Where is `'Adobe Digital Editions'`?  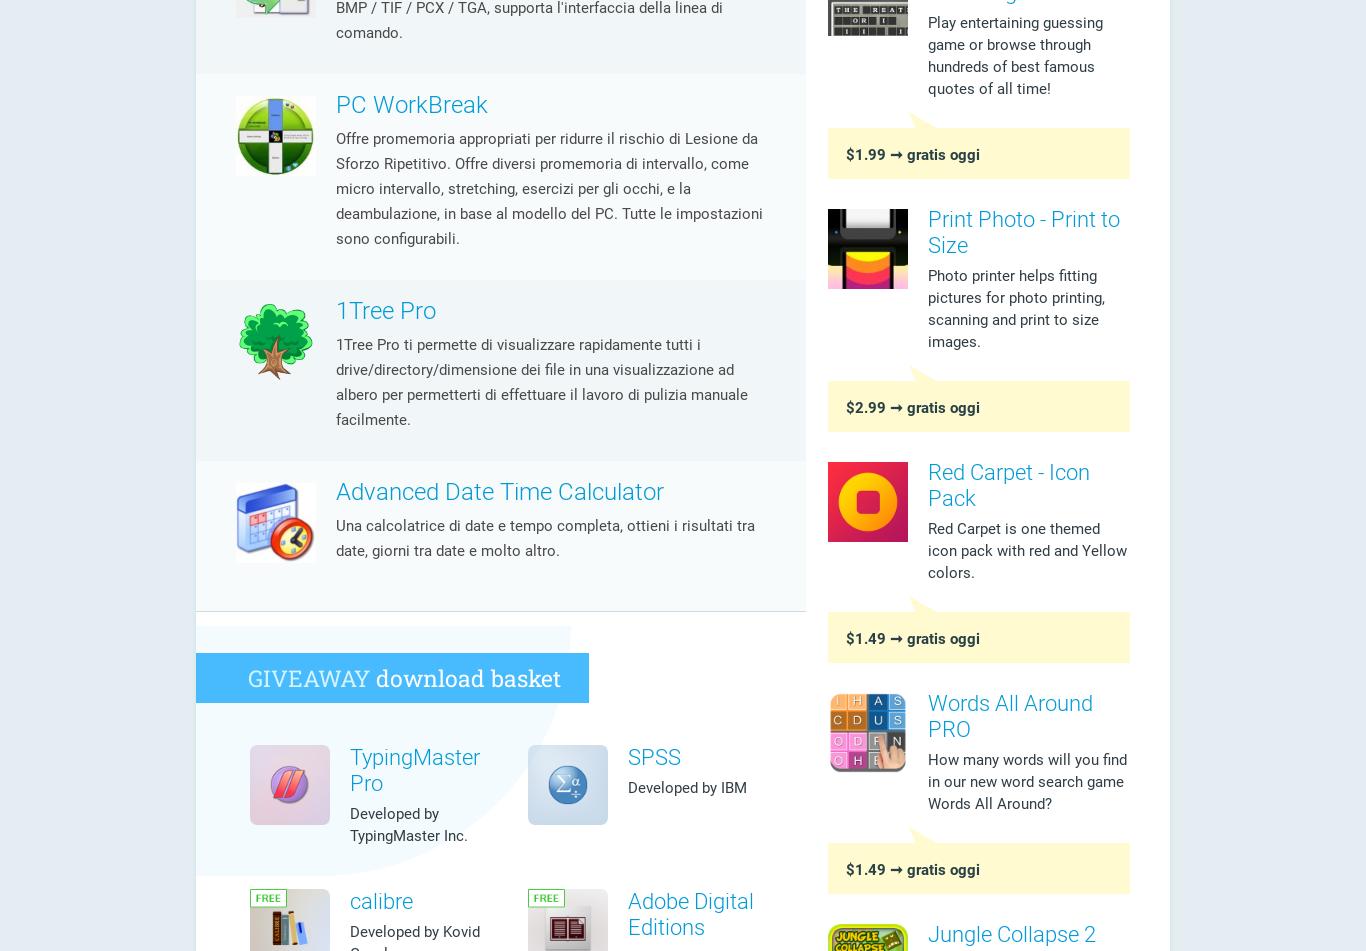 'Adobe Digital Editions' is located at coordinates (691, 913).